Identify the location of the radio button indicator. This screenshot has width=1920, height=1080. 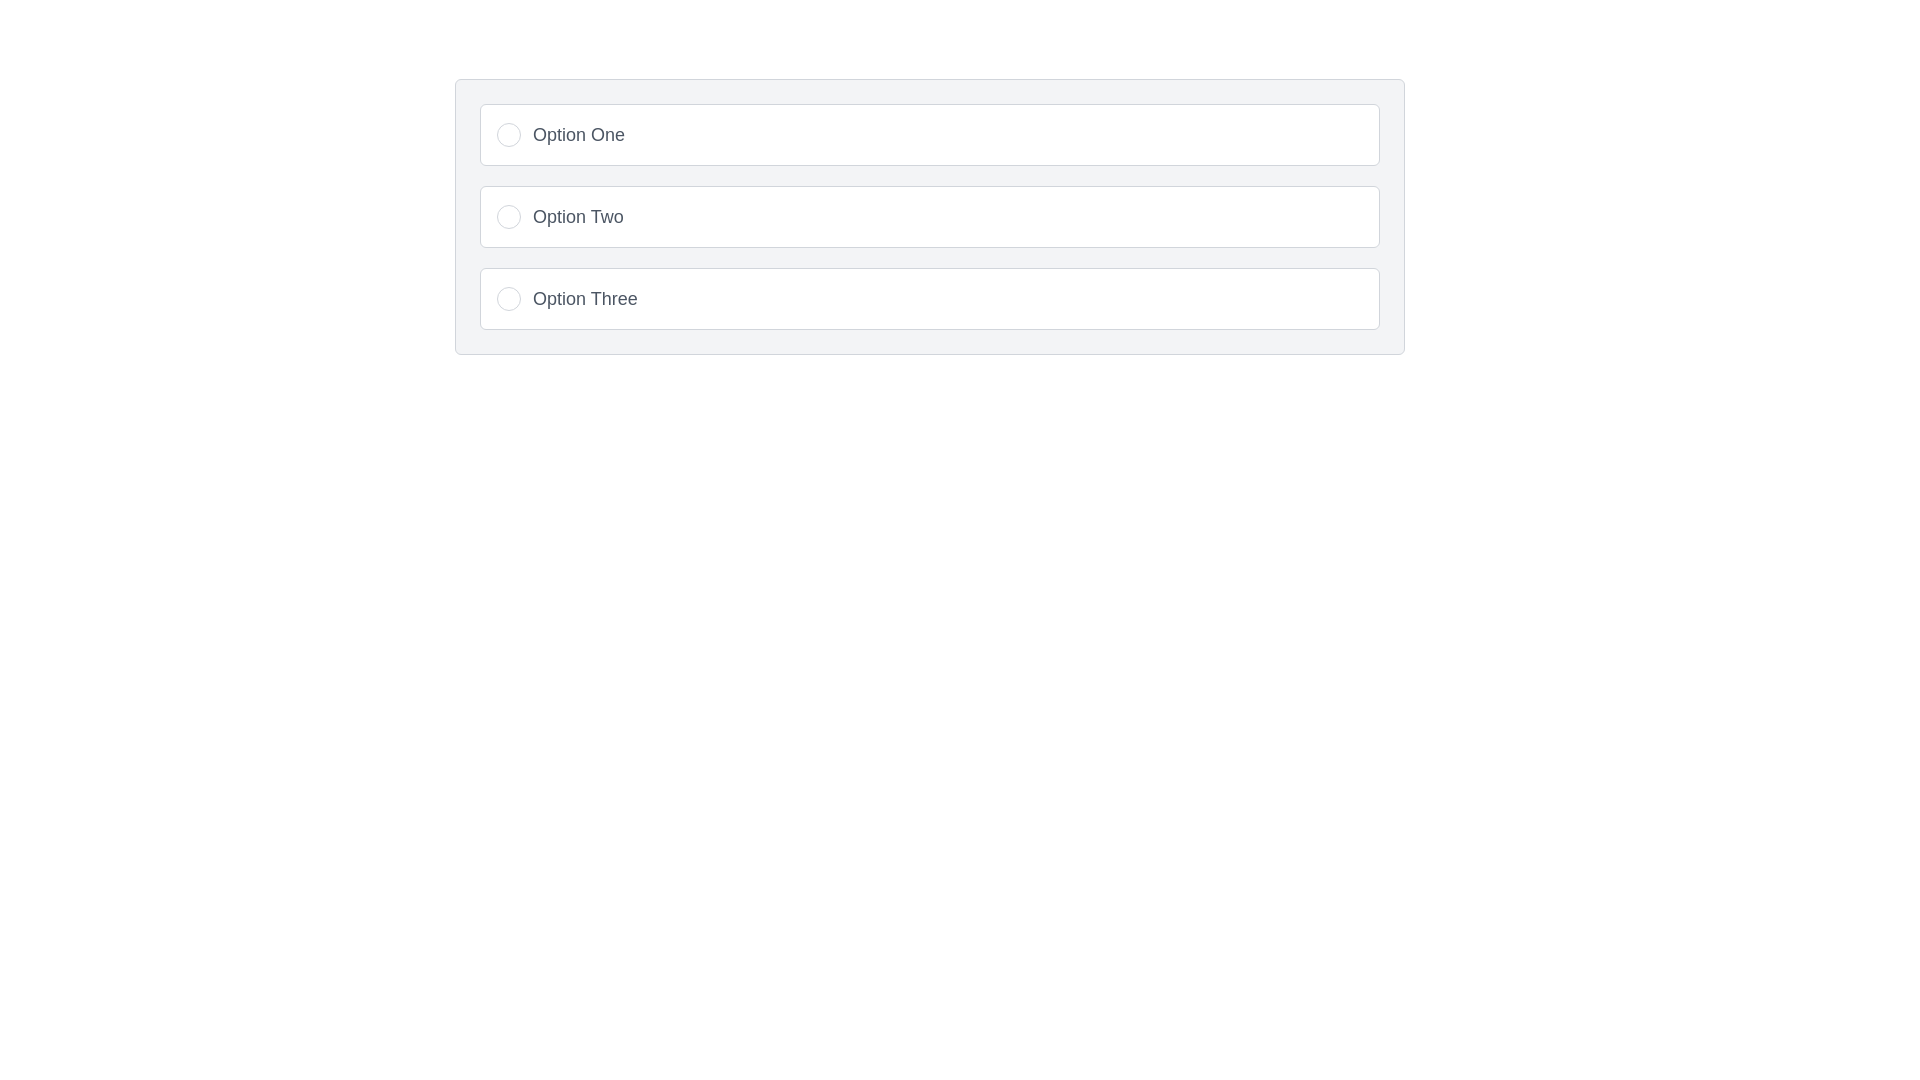
(508, 299).